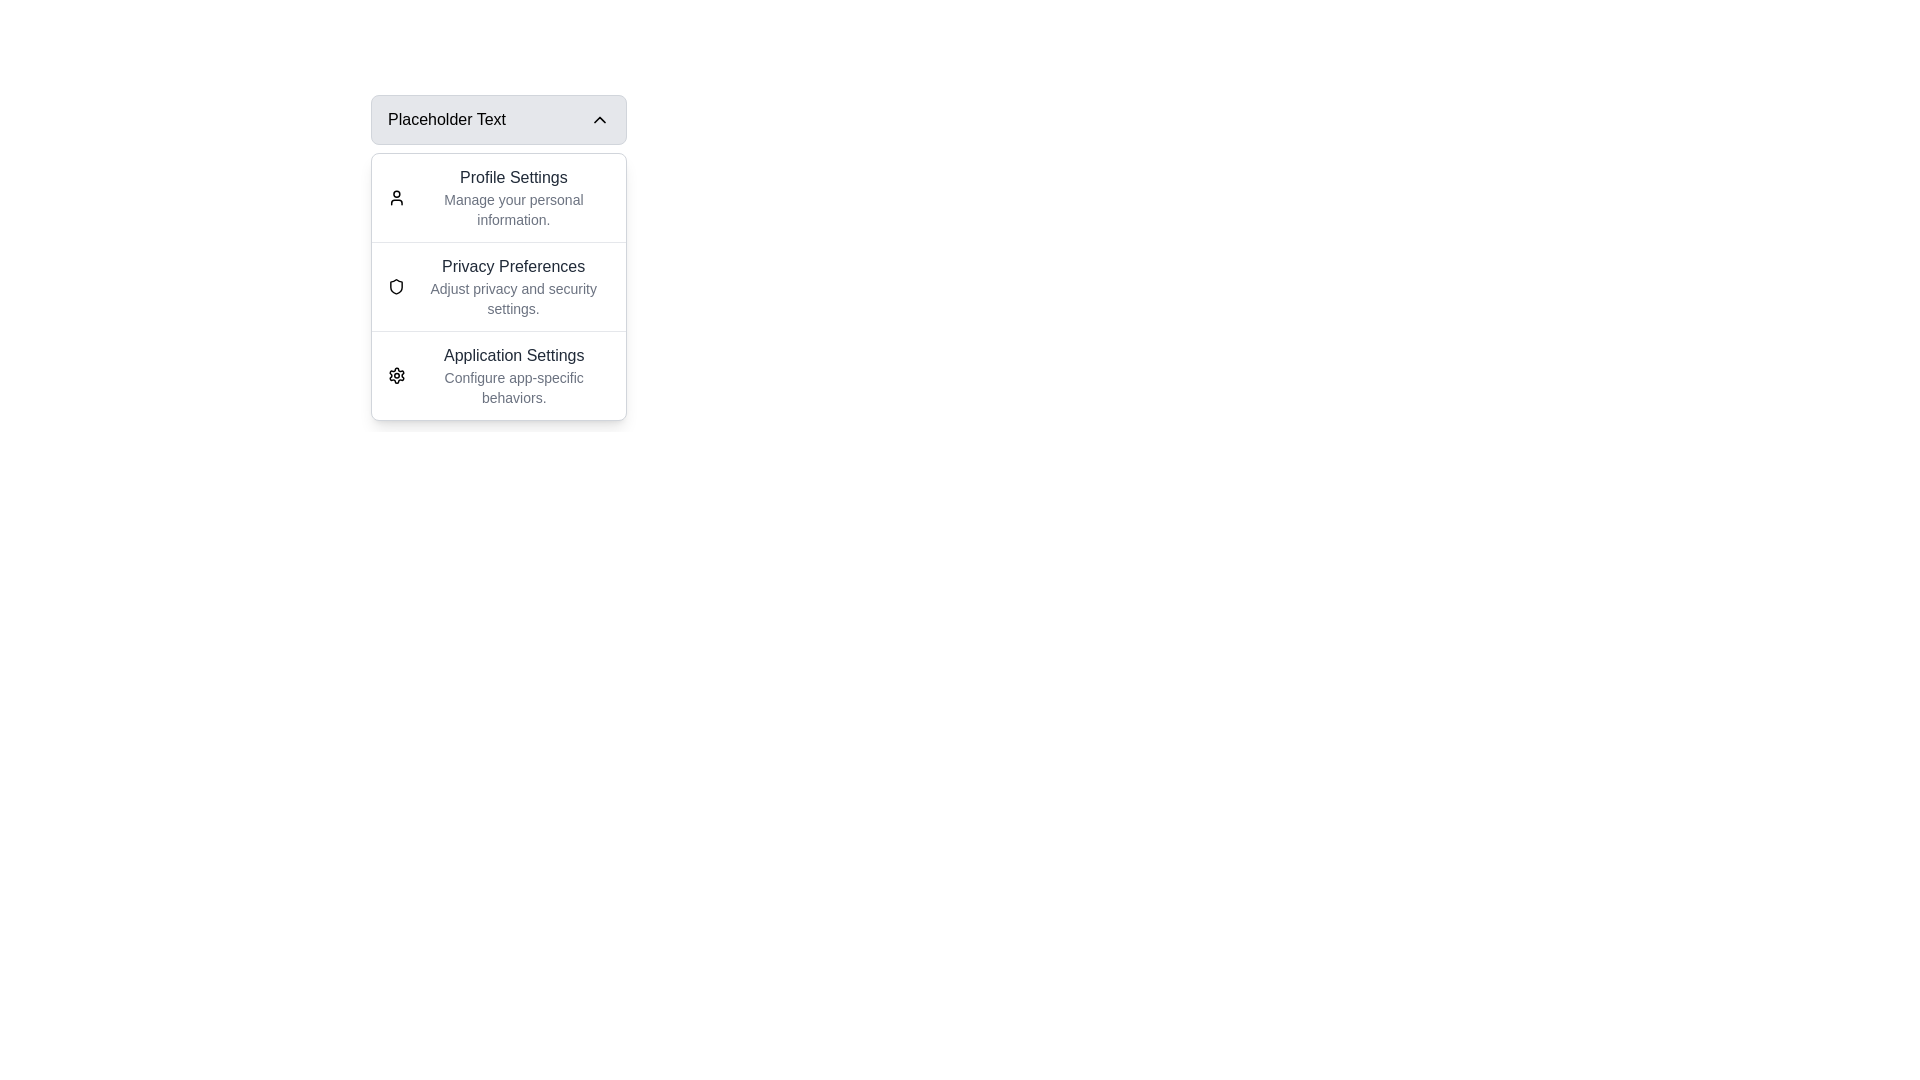 The width and height of the screenshot is (1920, 1080). What do you see at coordinates (513, 209) in the screenshot?
I see `the text label providing additional information about the 'Profile Settings' section, located directly underneath the 'Profile Settings' text in the dropdown list` at bounding box center [513, 209].